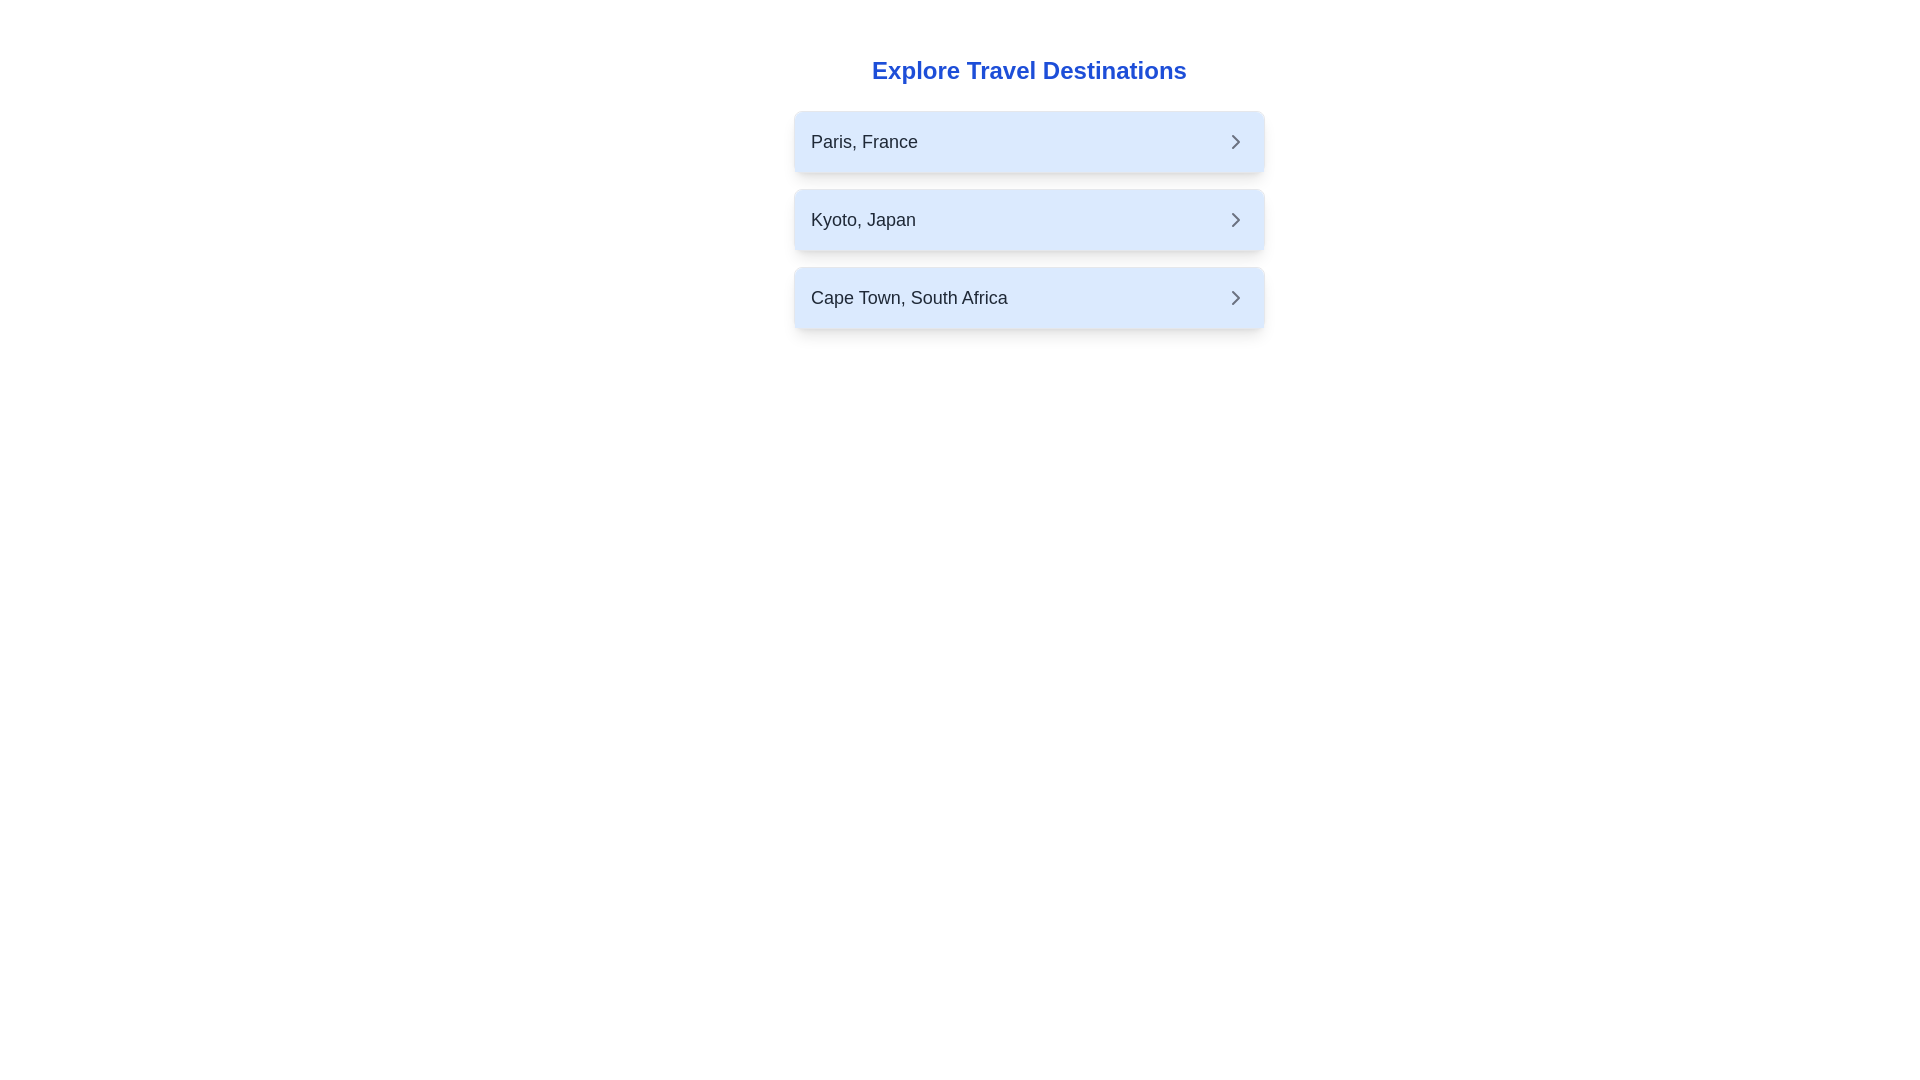  What do you see at coordinates (1235, 219) in the screenshot?
I see `the chevron icon located to the left edge of the 'Kyoto, Japan' button` at bounding box center [1235, 219].